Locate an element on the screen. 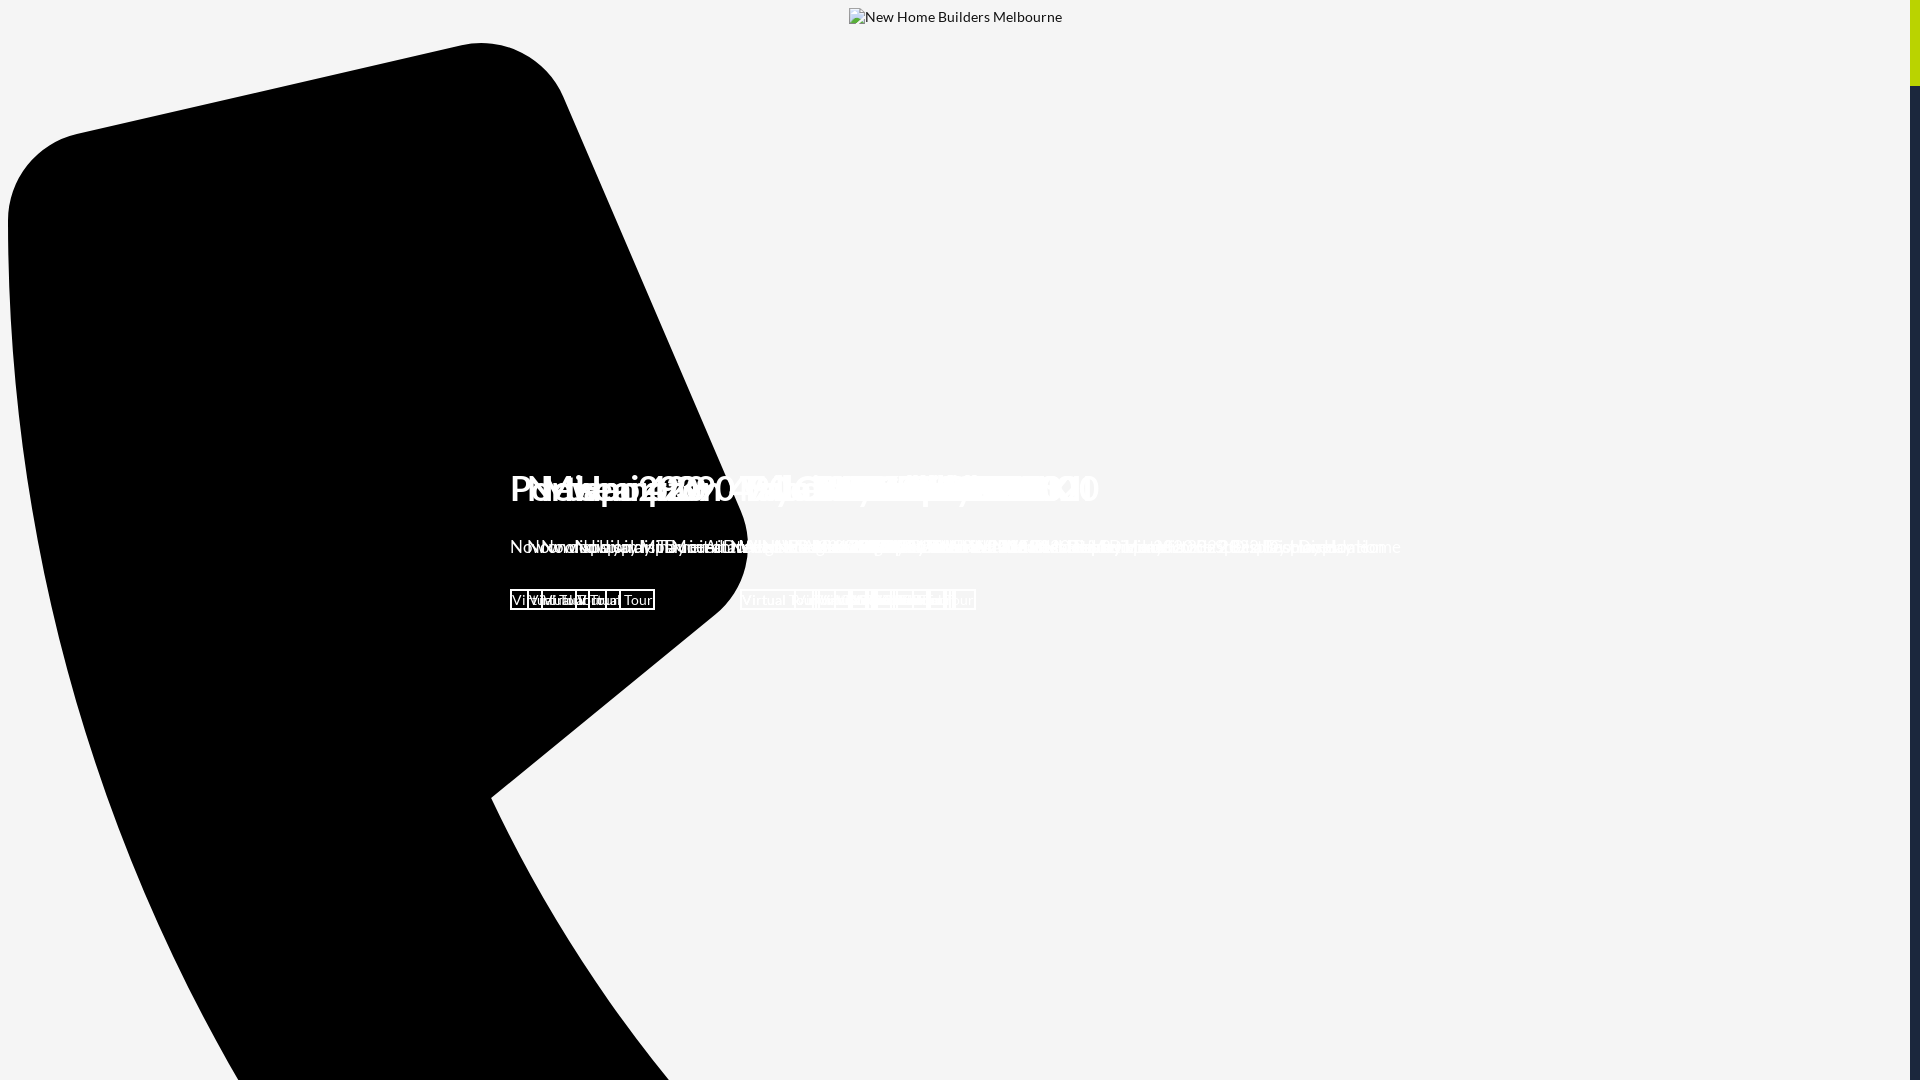 This screenshot has width=1920, height=1080. 'Virtual Tour' is located at coordinates (834, 598).